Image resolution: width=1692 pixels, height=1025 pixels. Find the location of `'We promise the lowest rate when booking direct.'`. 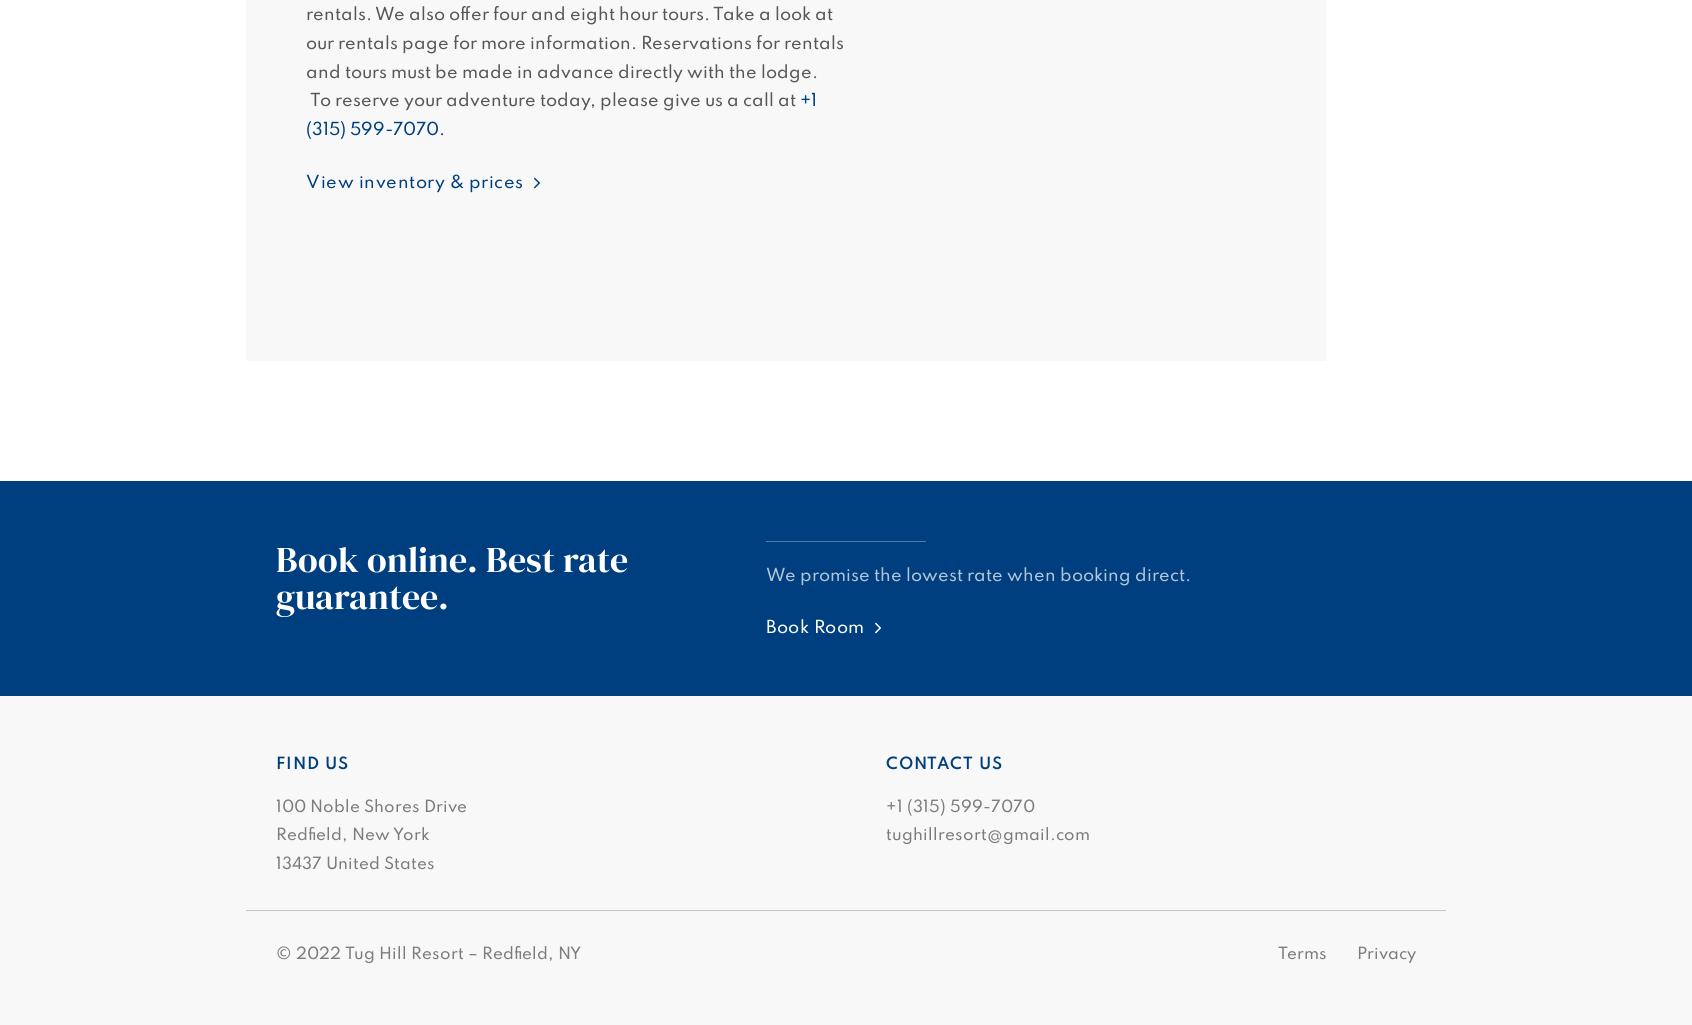

'We promise the lowest rate when booking direct.' is located at coordinates (764, 575).